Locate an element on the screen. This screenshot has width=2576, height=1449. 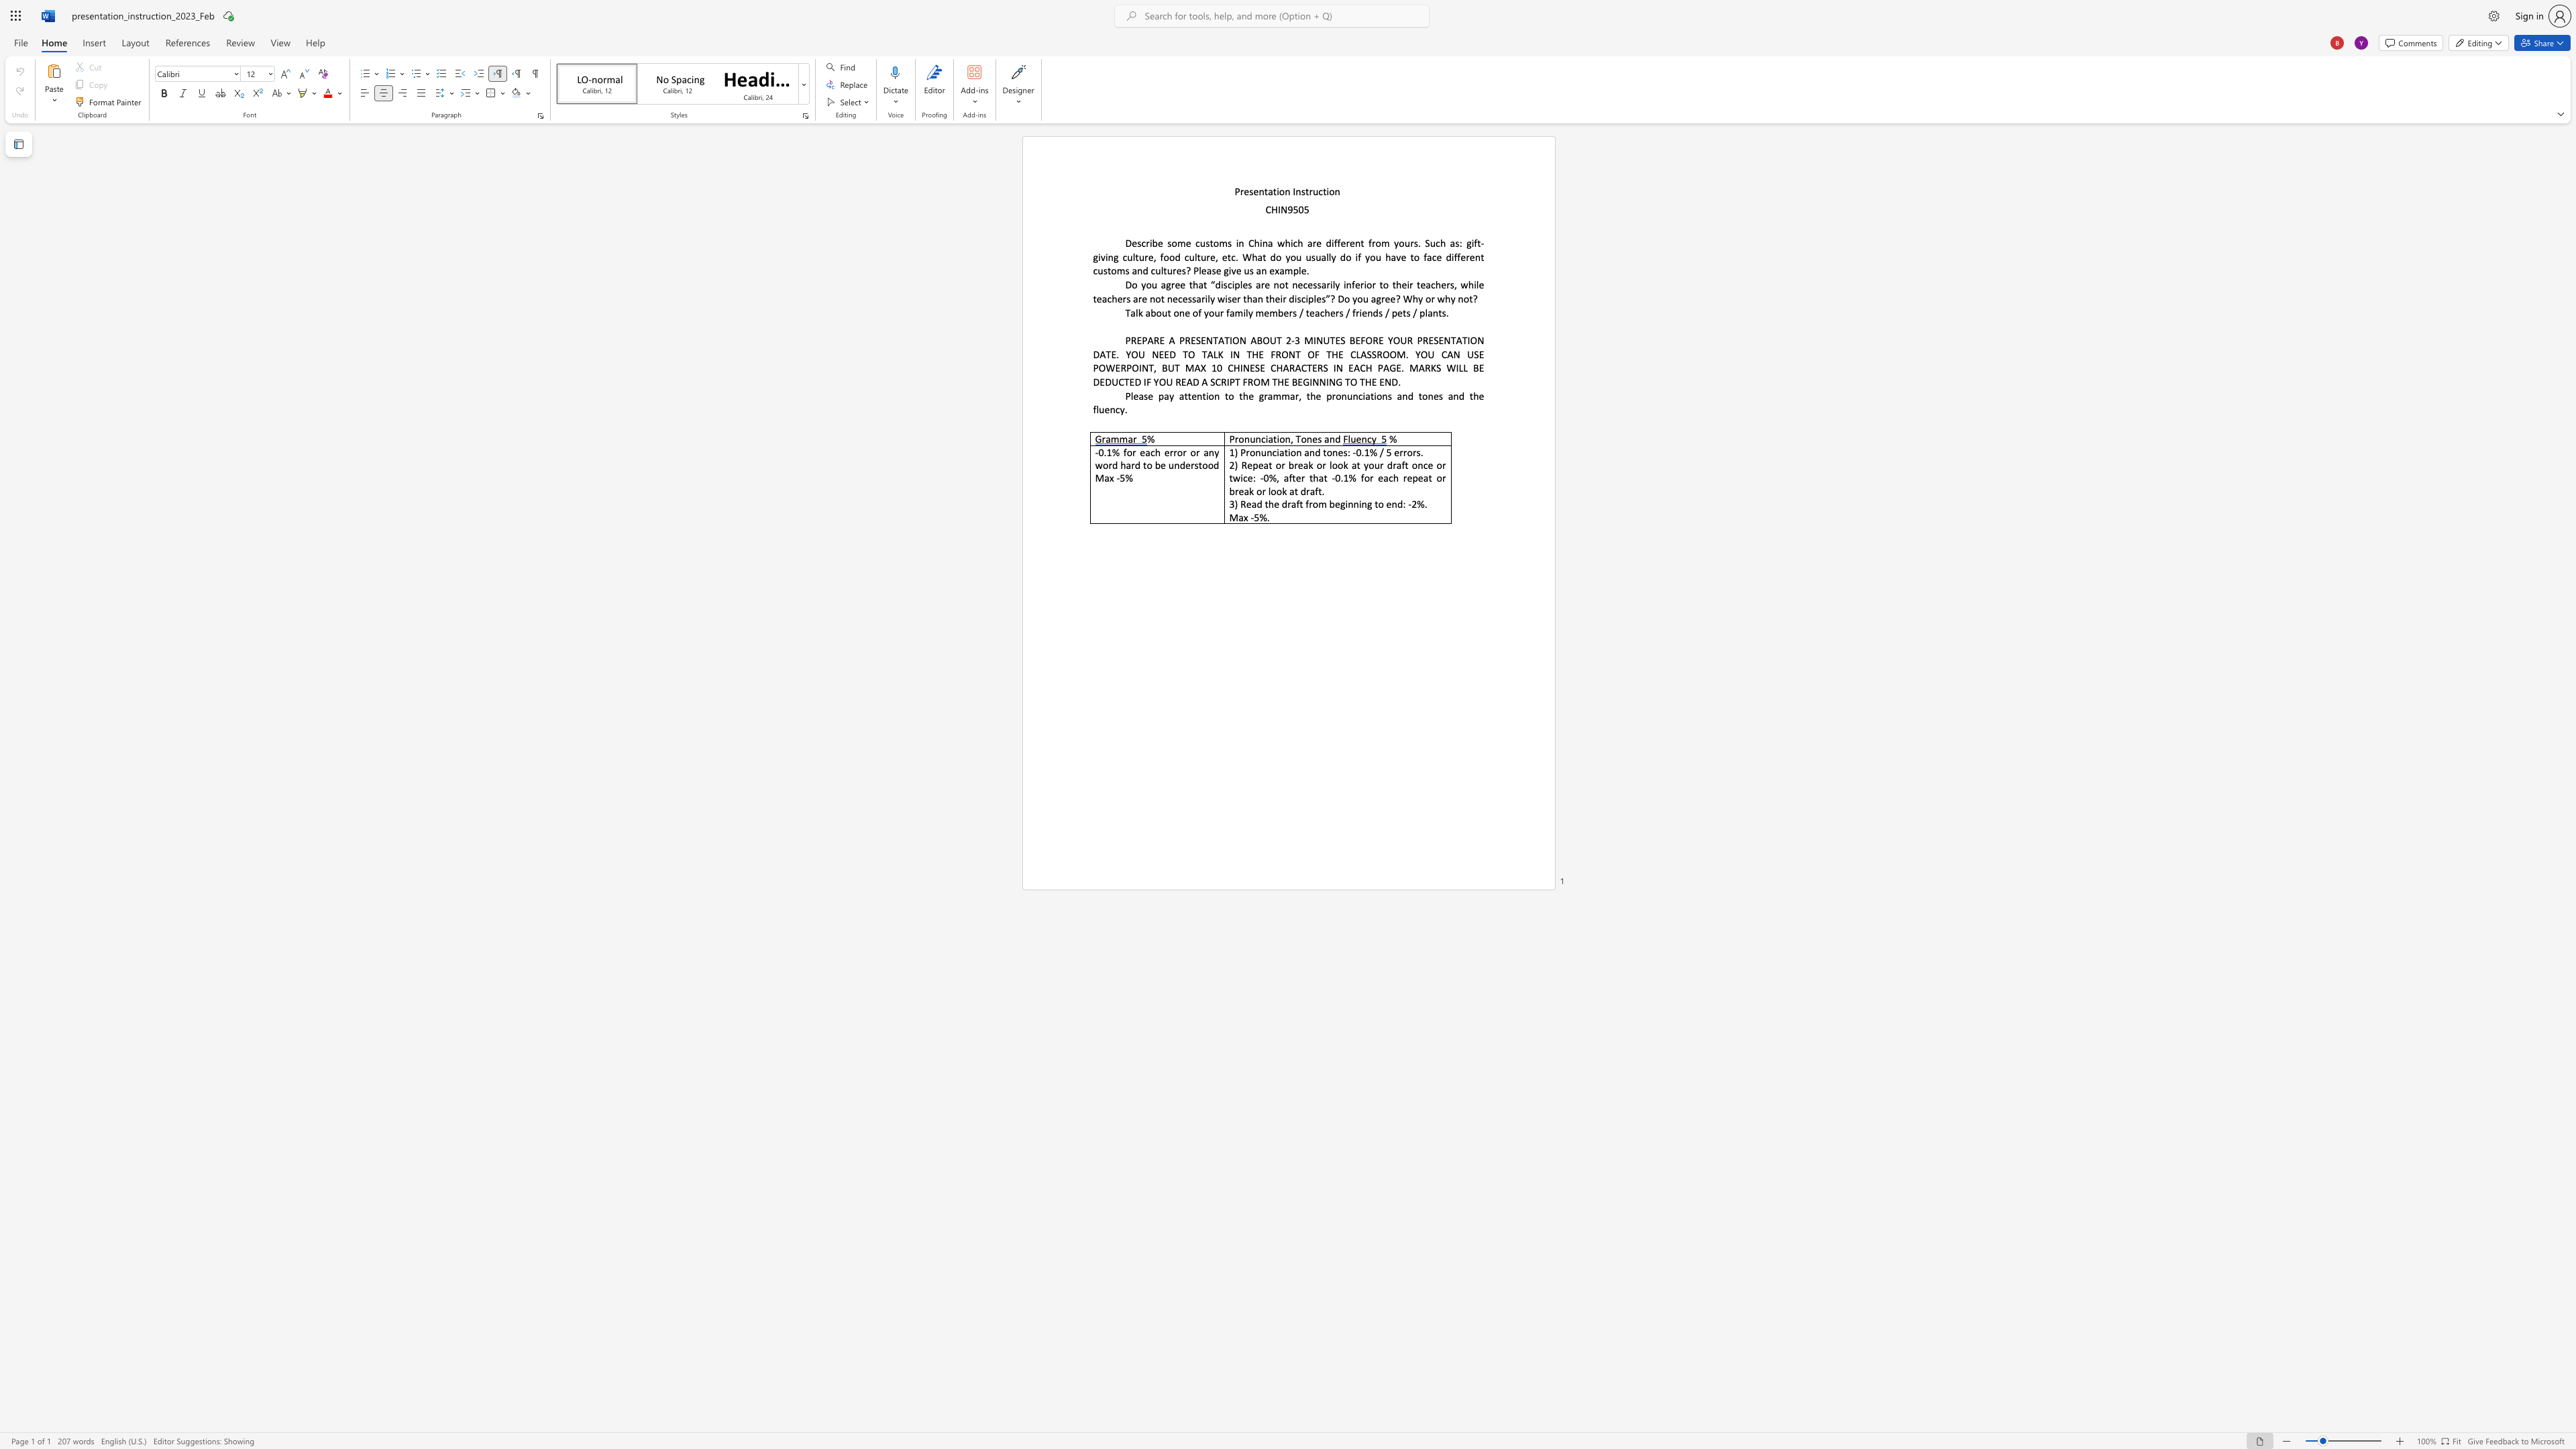
the subset text "ERPOINT, BUT MAX 10 CHINESE CHARACTERS IN EACH PAGE. MARKS WILL BE DEDUCTED IF YOU READ A SCRIPT F" within the text "3 MINUTES BEFORE YOUR PRESENTATION DATE. YOU NEED TO TALK IN THE FRONT OF THE CLASSROOM. YOU CAN USE POWERPOINT, BUT MAX 10 CHINESE CHARACTERS IN EACH PAGE. MARKS WILL BE DEDUCTED IF YOU READ A SCRIPT FROM THE BEGINNING TO THE END." is located at coordinates (1115, 366).